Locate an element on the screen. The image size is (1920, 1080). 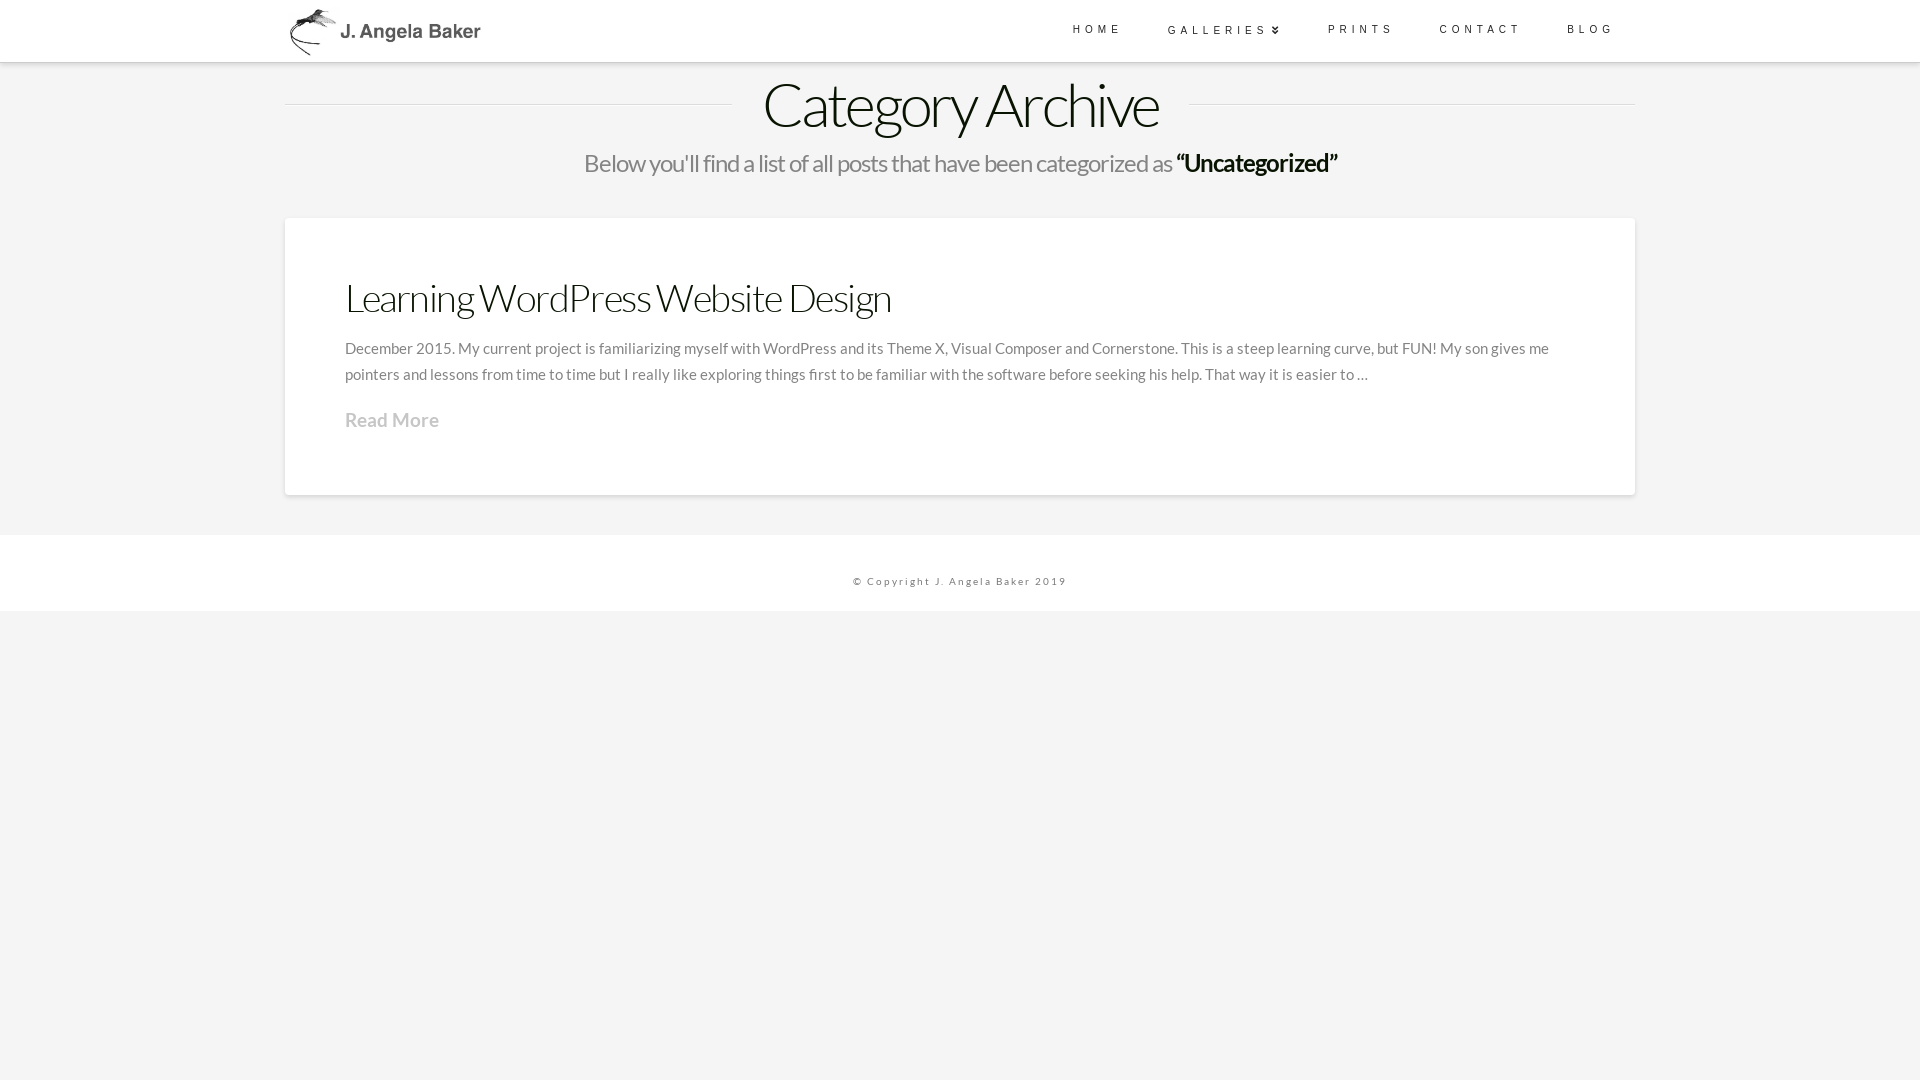
'HOME' is located at coordinates (1094, 19).